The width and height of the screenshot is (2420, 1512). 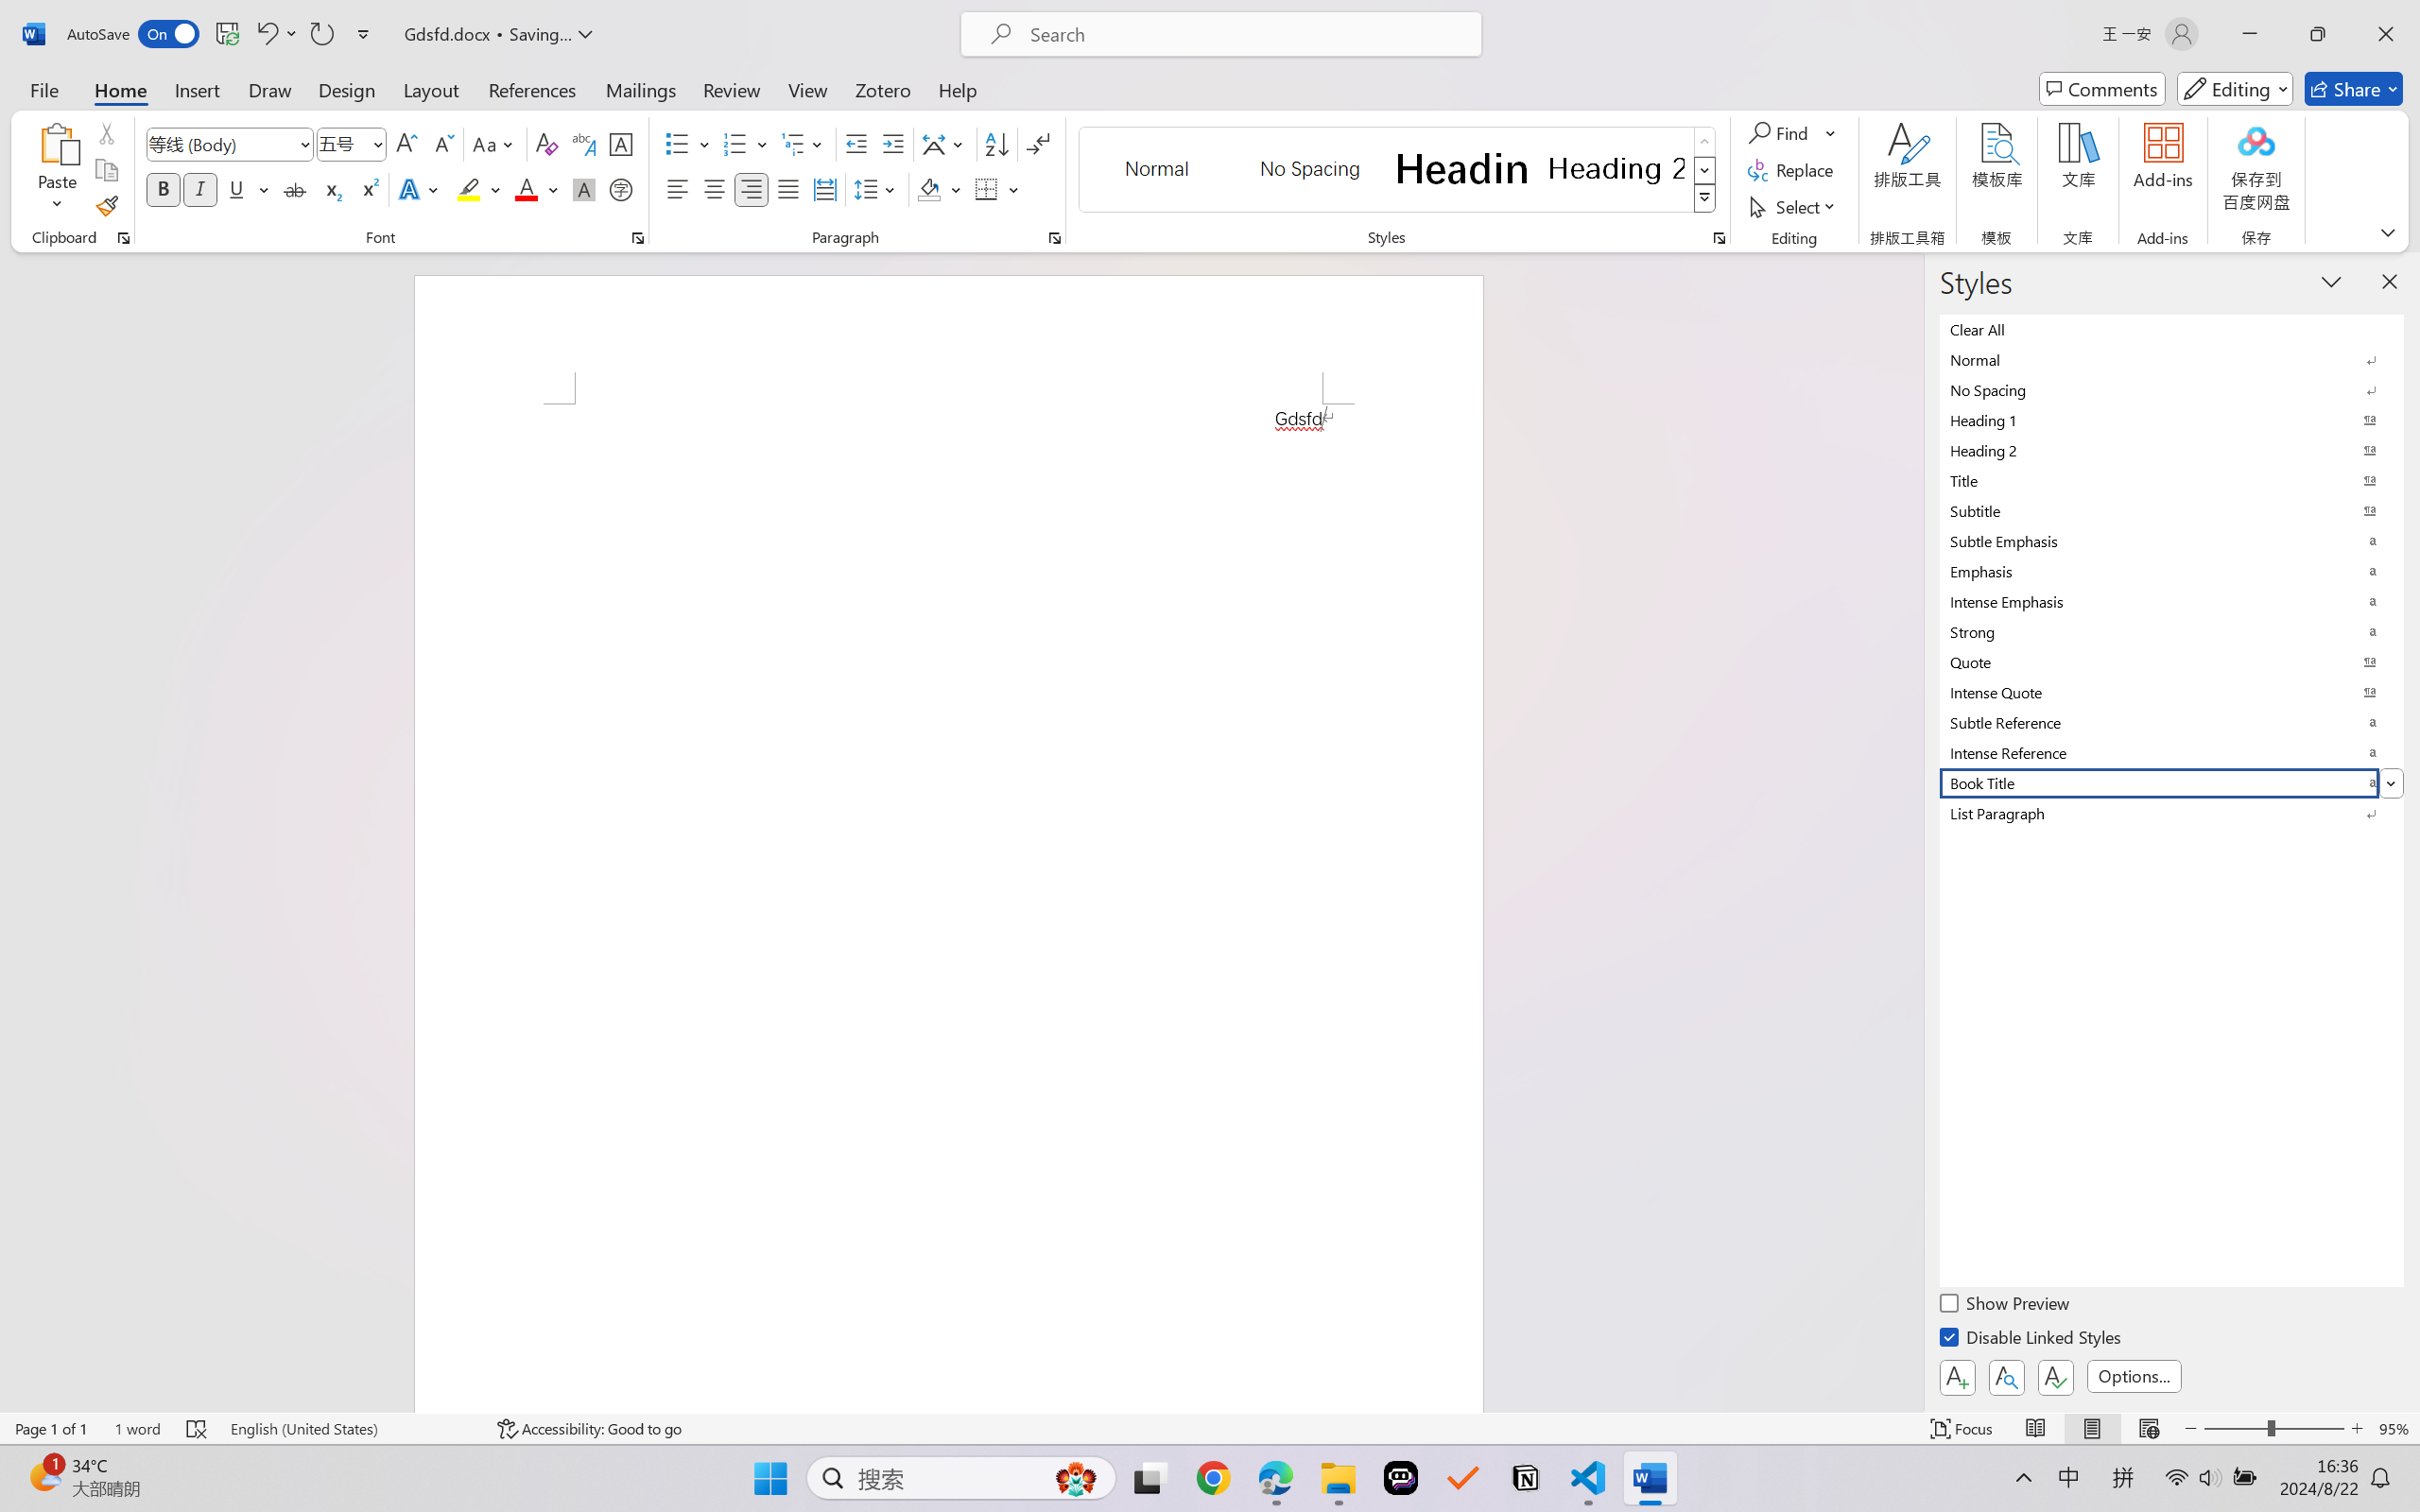 I want to click on 'Page 1 content', so click(x=948, y=907).